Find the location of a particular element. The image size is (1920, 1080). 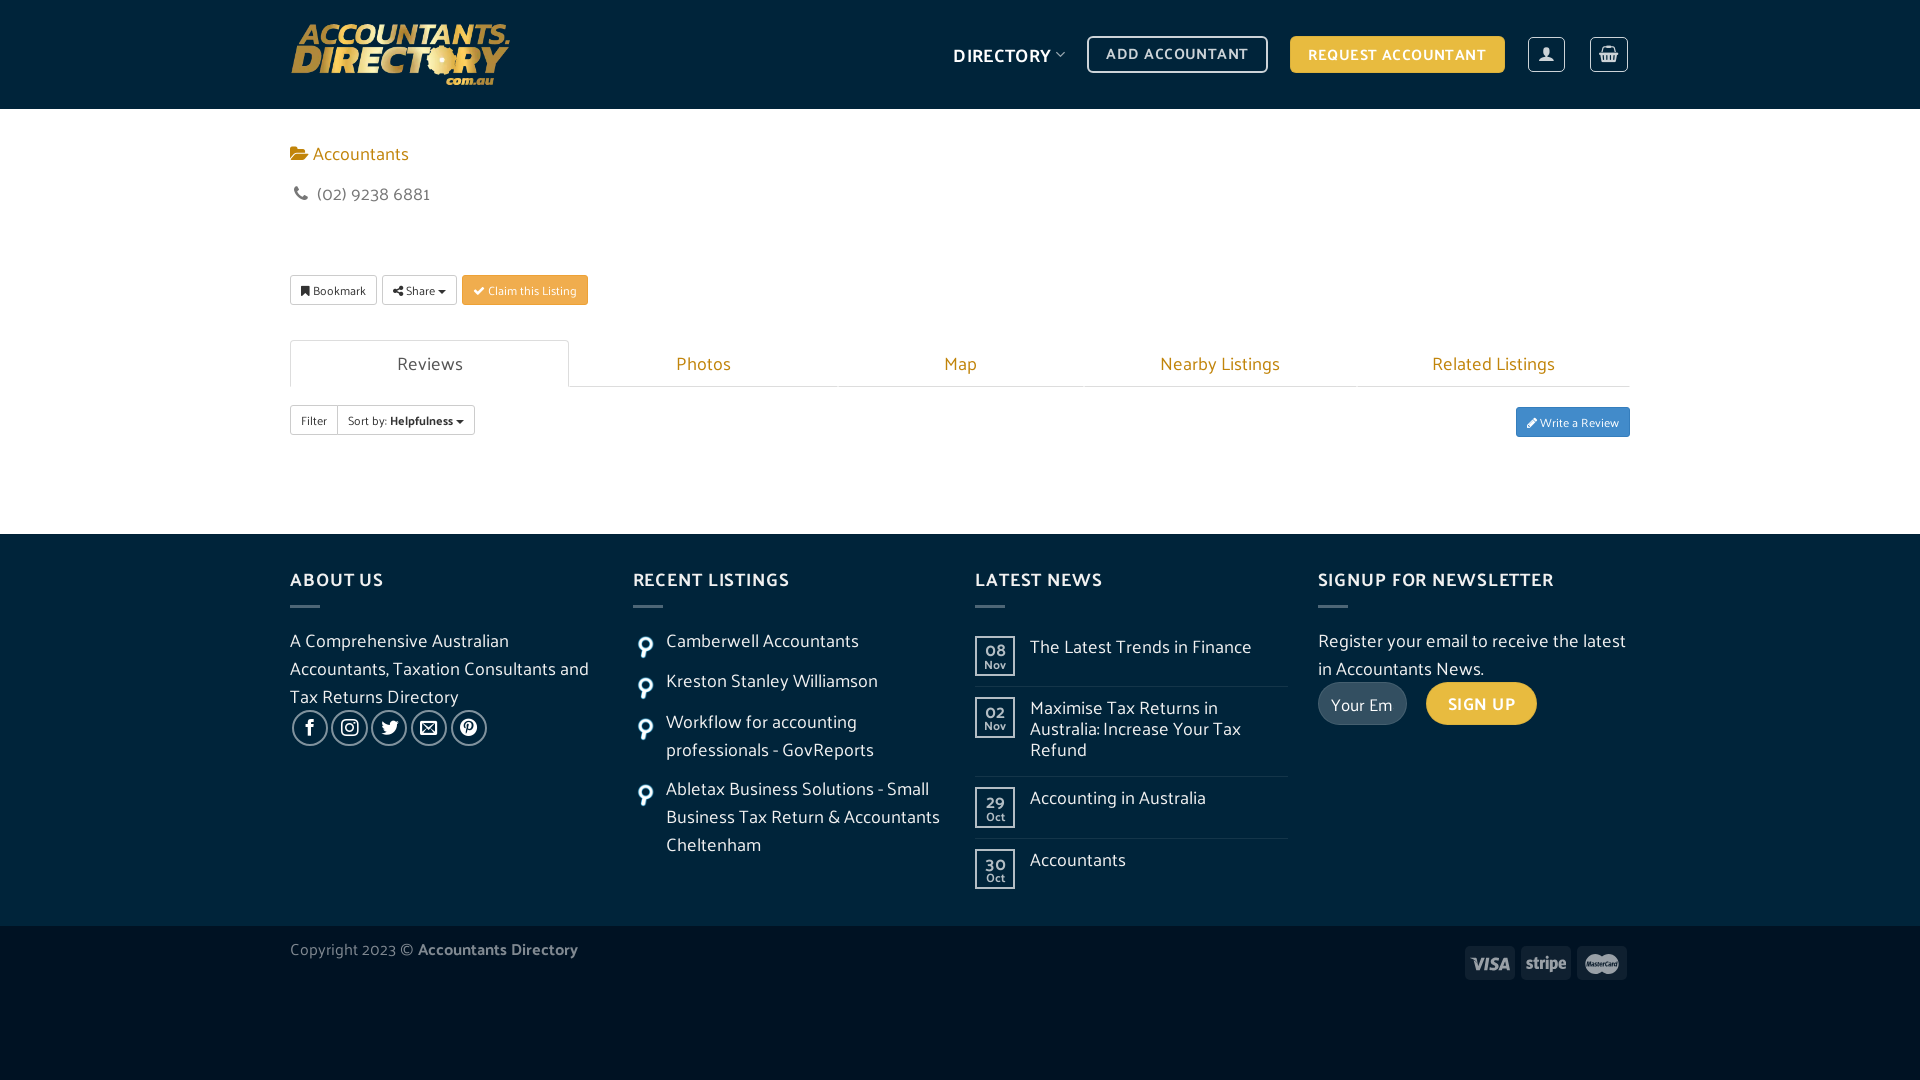

'Follow on Twitter' is located at coordinates (370, 728).